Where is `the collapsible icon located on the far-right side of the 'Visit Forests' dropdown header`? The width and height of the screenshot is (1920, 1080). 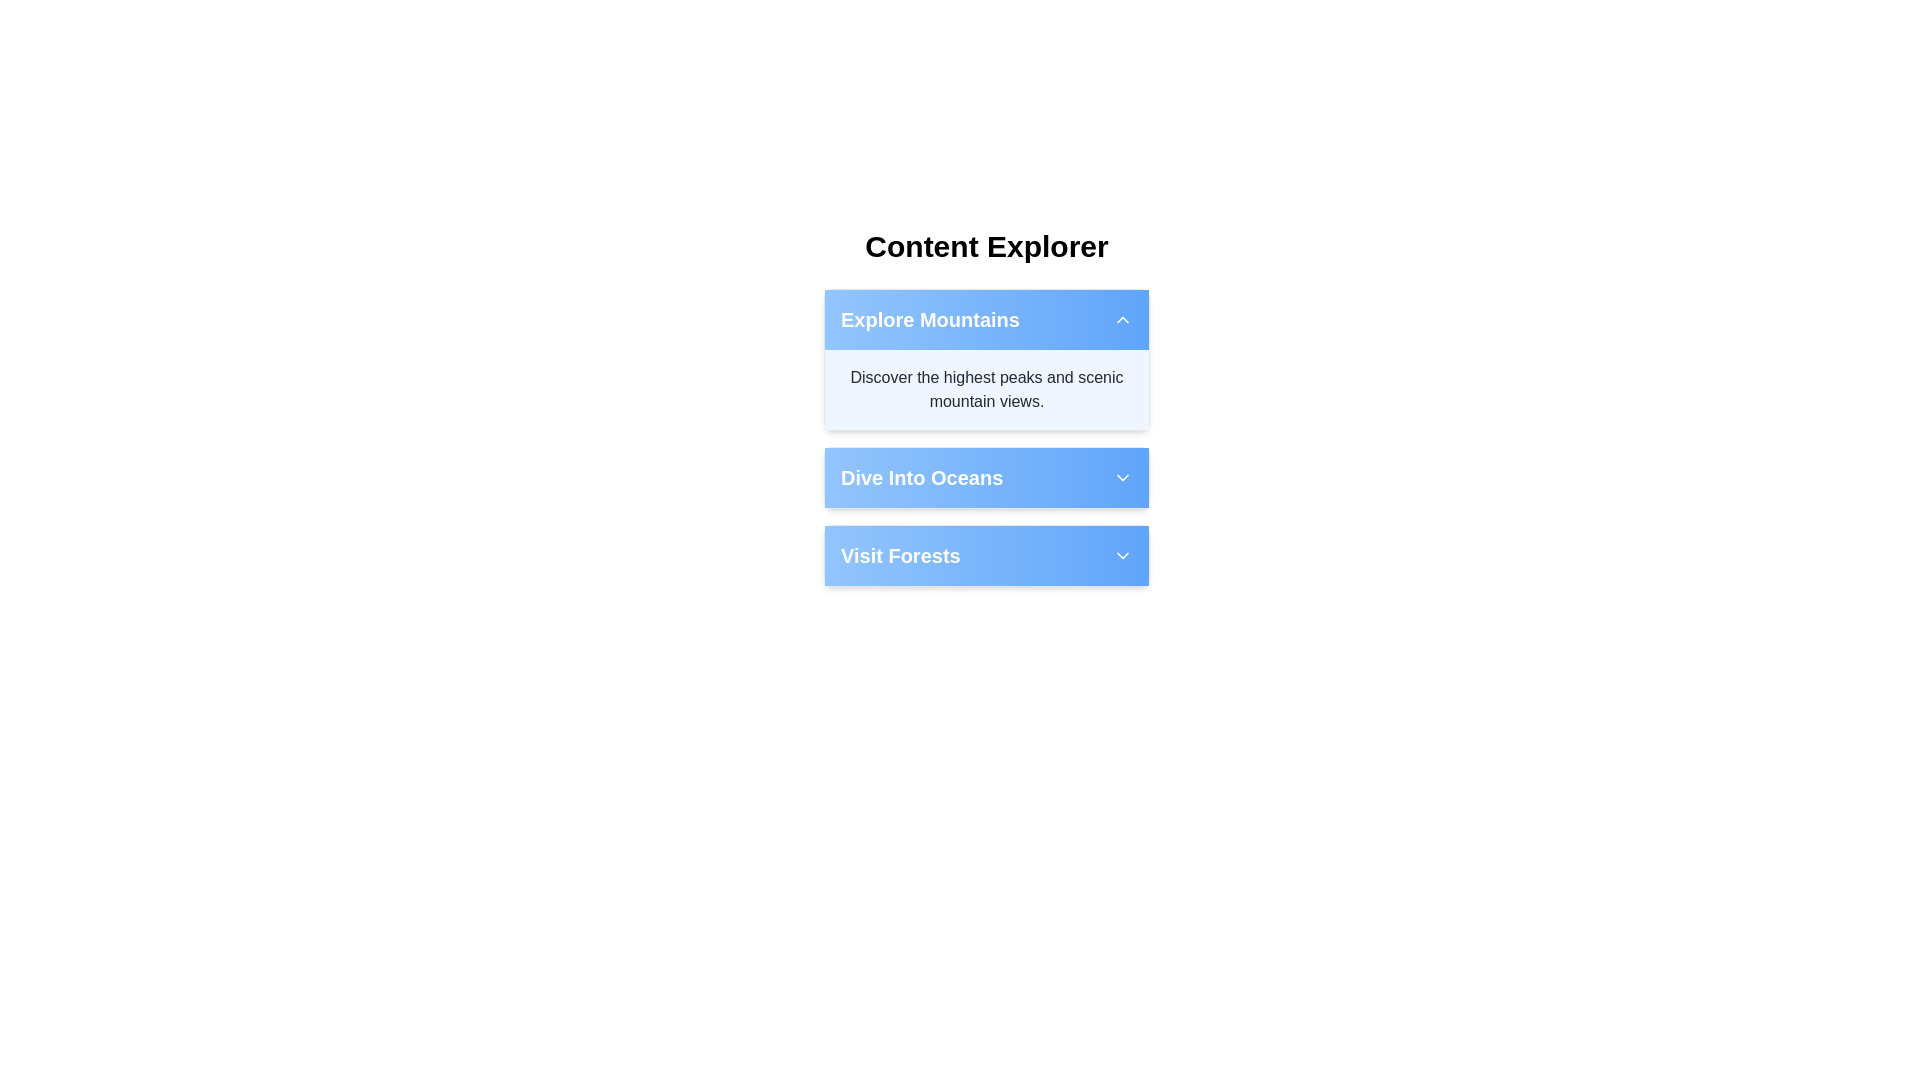
the collapsible icon located on the far-right side of the 'Visit Forests' dropdown header is located at coordinates (1123, 555).